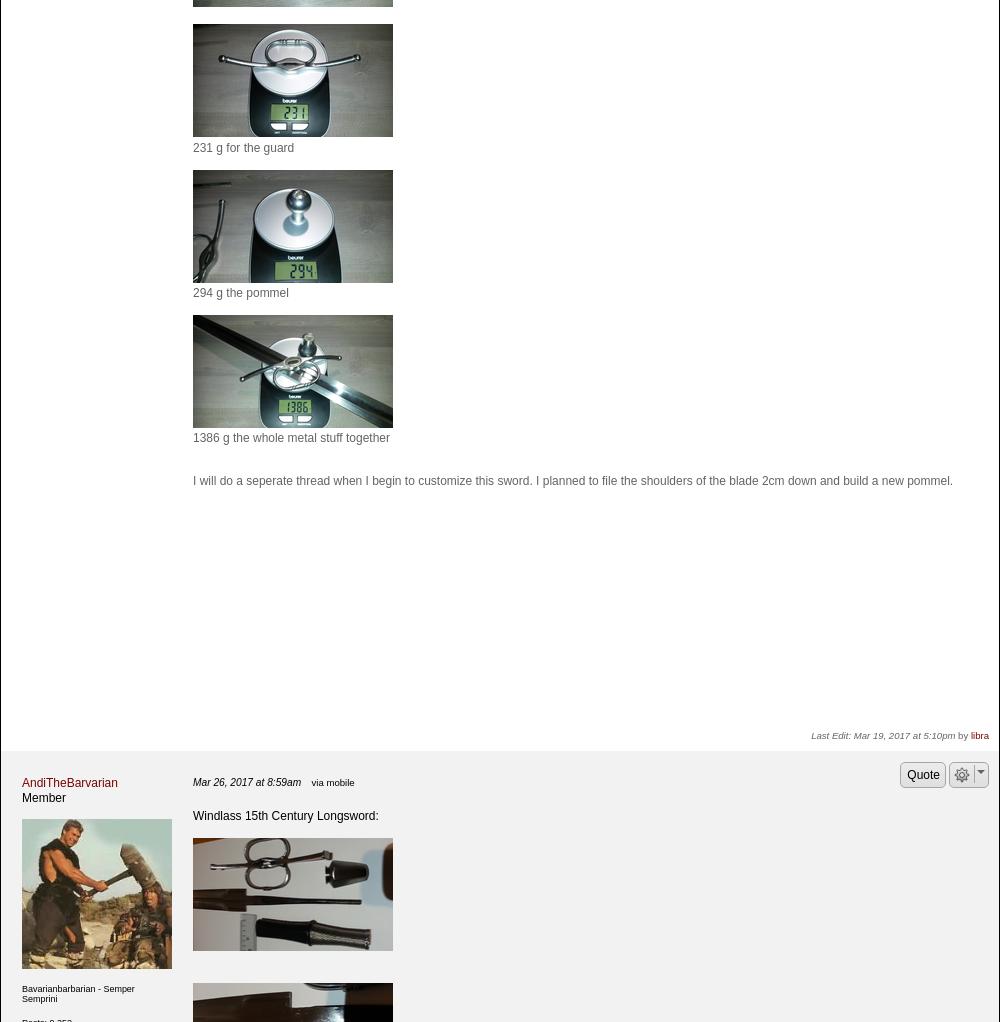 The width and height of the screenshot is (1000, 1022). Describe the element at coordinates (246, 782) in the screenshot. I see `'Mar 26, 2017 at 8:59am'` at that location.